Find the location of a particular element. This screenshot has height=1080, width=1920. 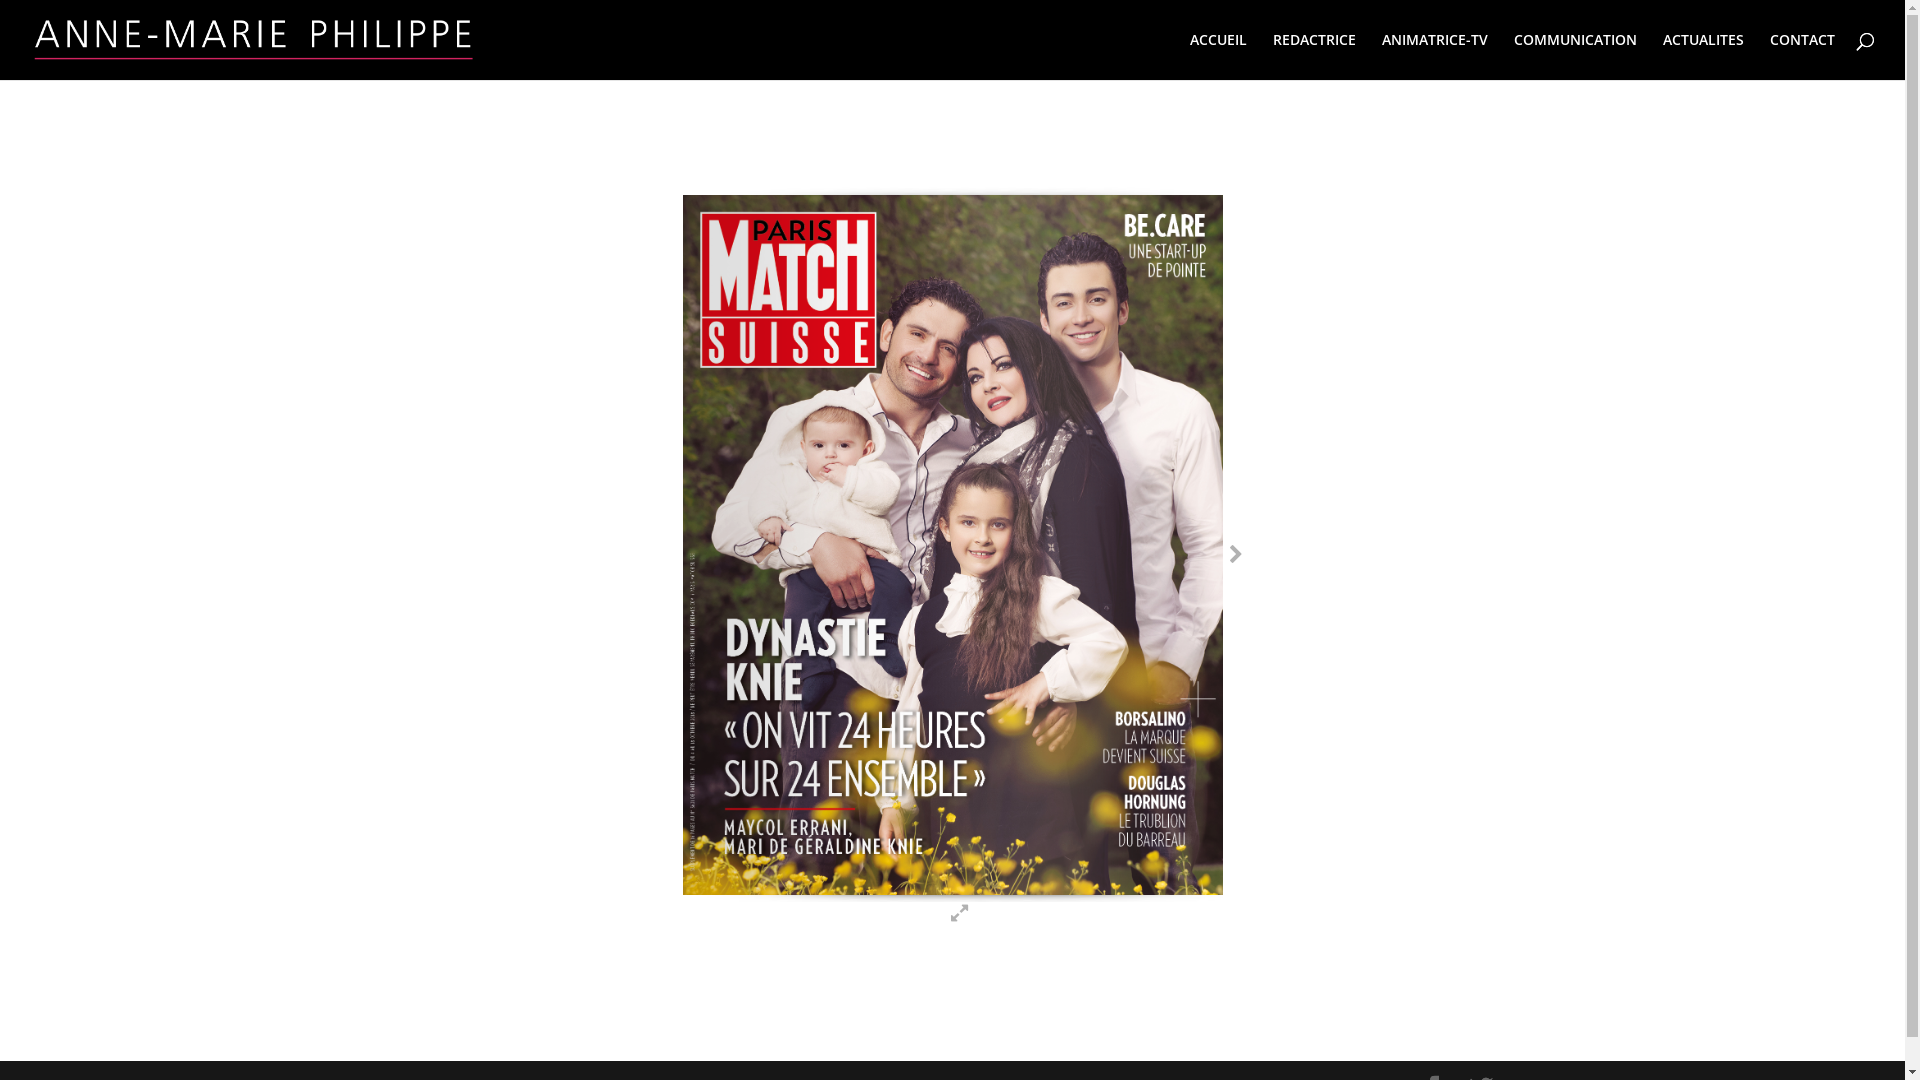

'CONTACT' is located at coordinates (1770, 55).